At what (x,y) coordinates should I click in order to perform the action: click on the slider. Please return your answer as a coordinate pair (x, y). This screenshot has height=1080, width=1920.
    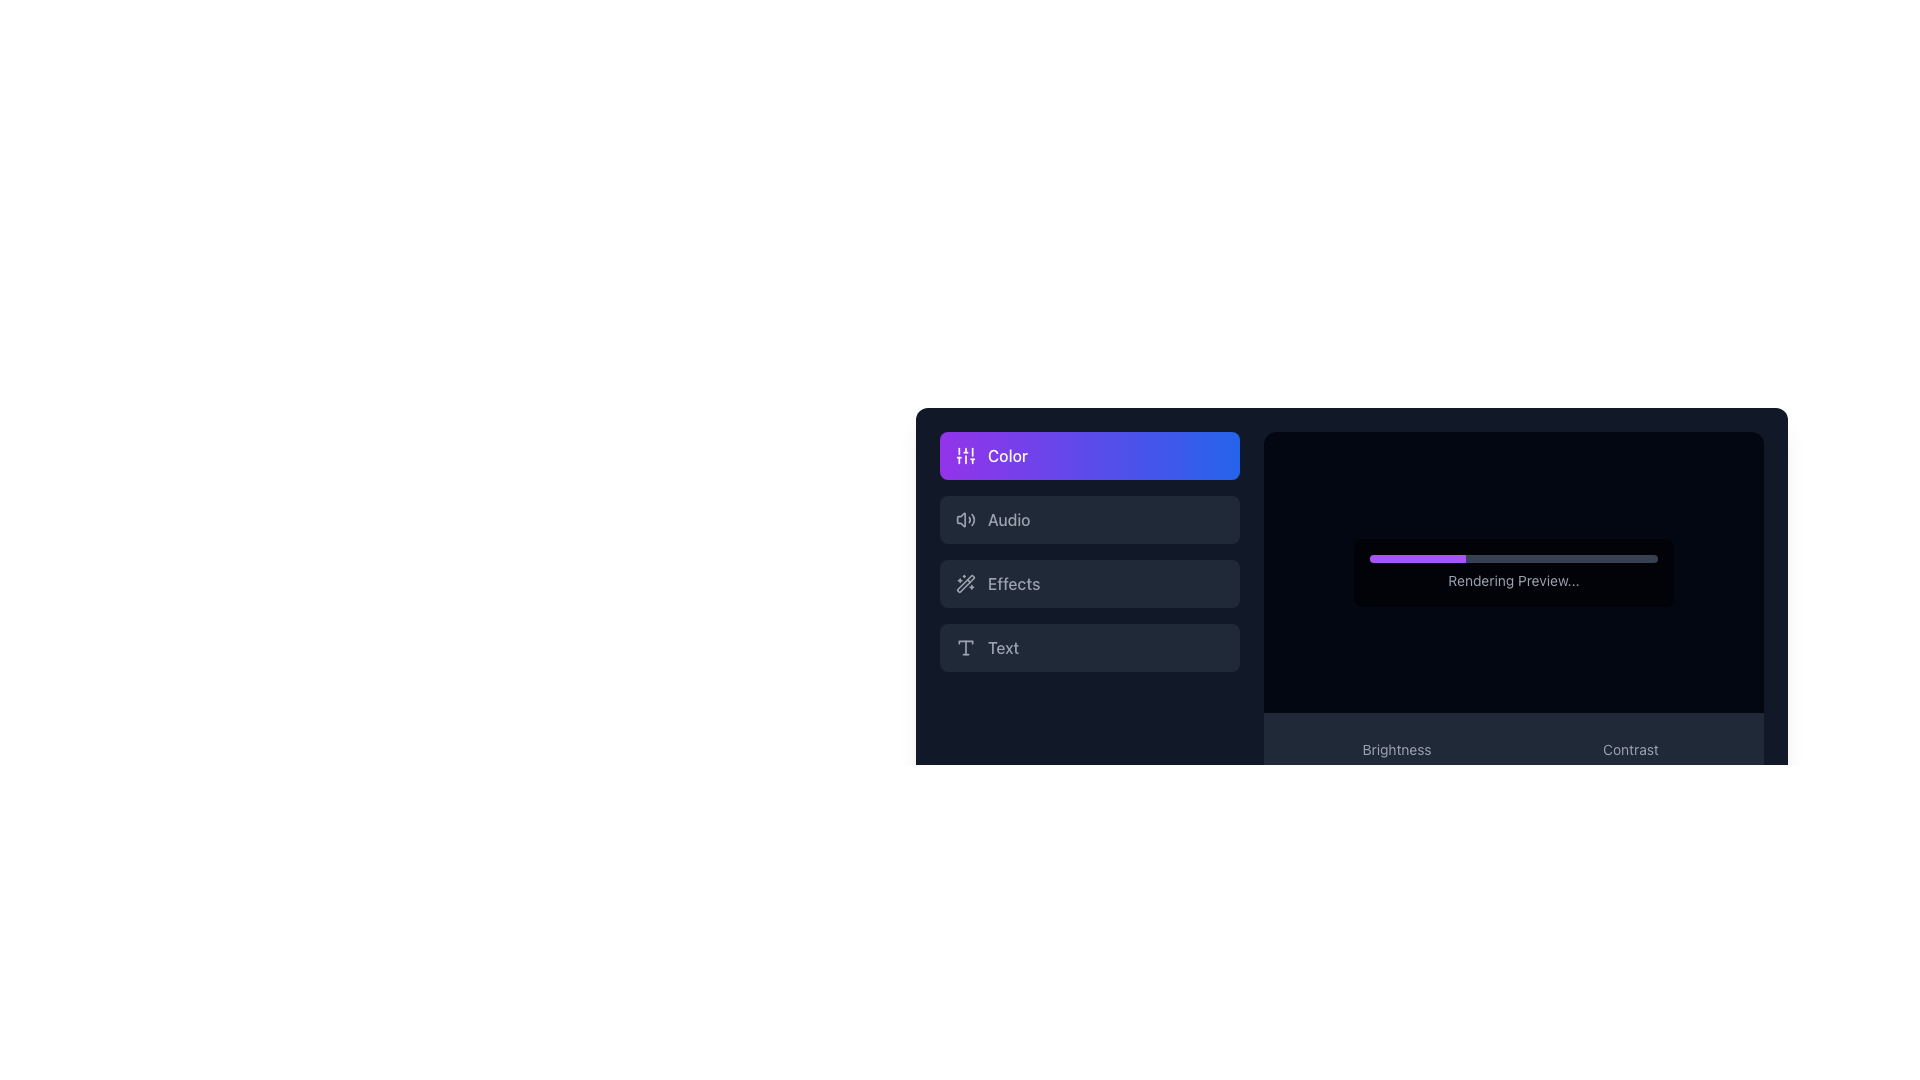
    Looking at the image, I should click on (1419, 776).